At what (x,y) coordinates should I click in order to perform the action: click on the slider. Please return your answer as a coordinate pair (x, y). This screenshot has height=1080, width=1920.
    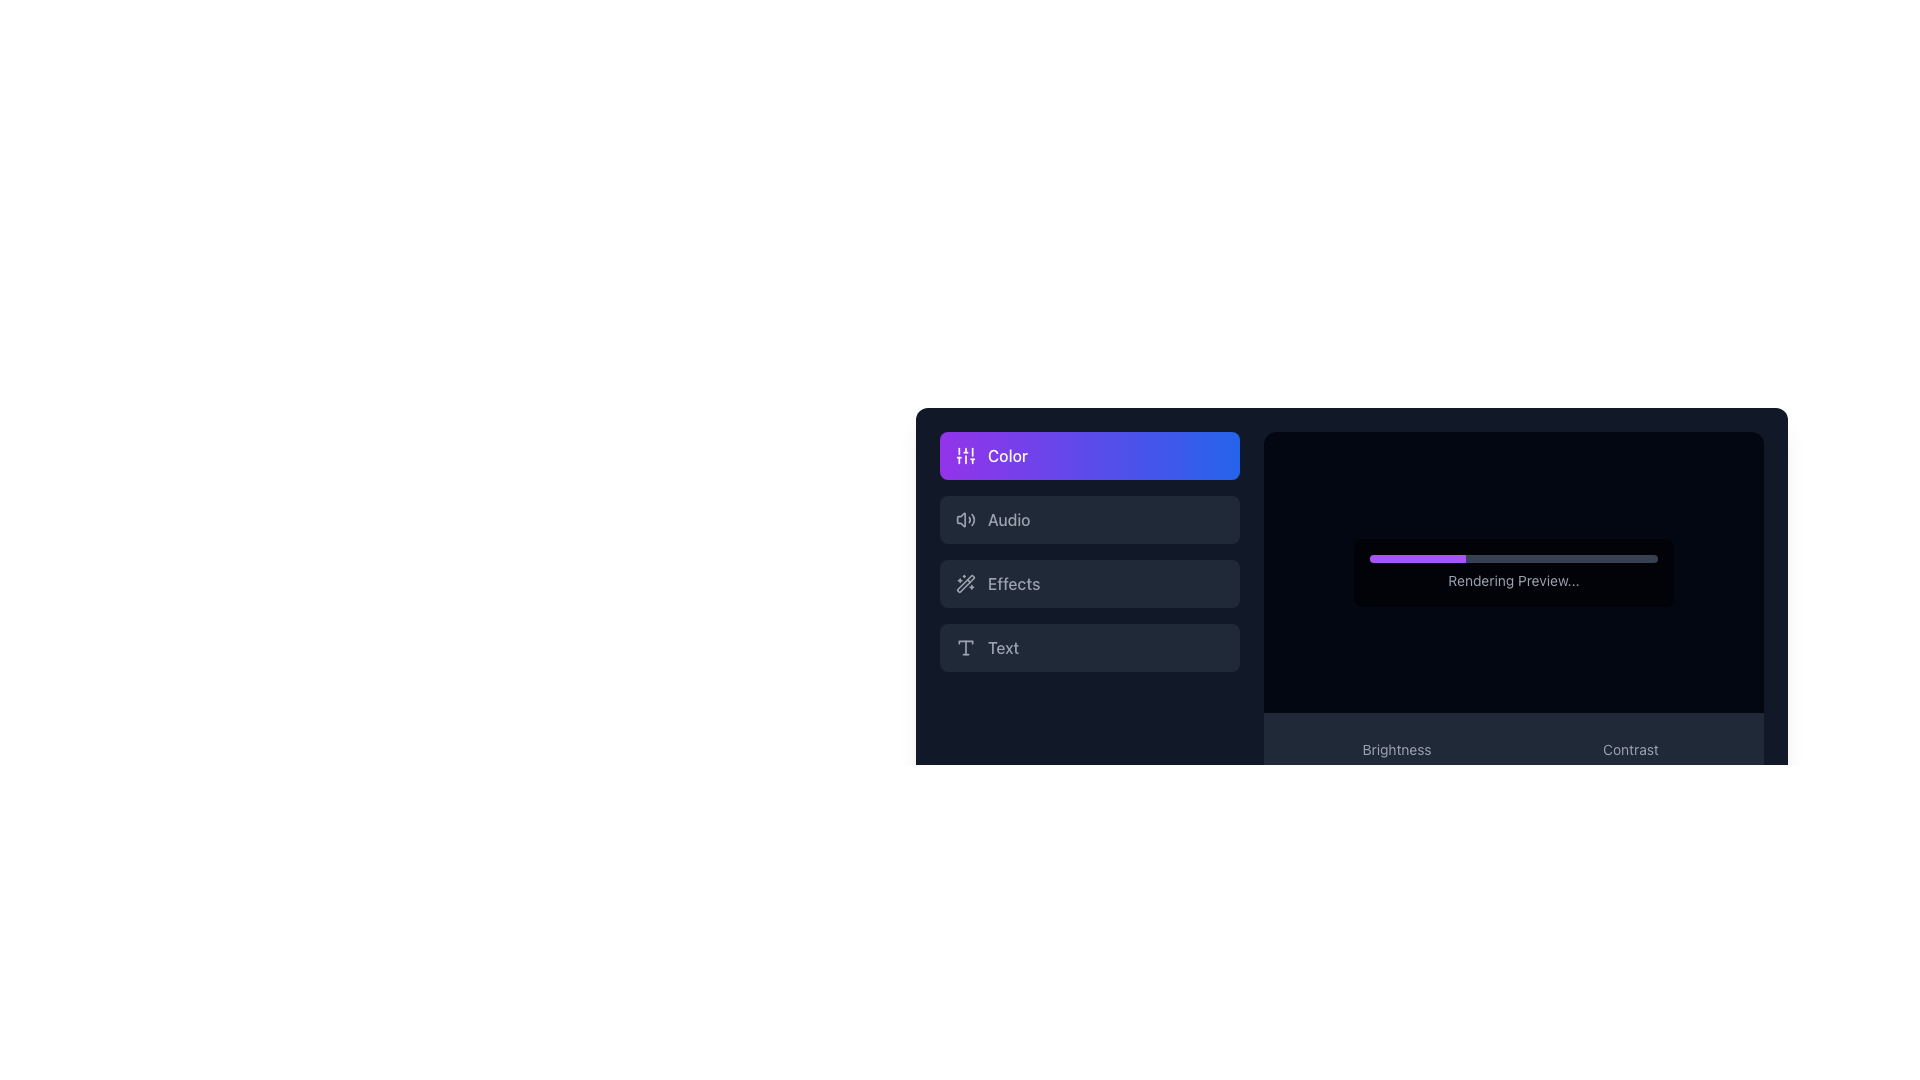
    Looking at the image, I should click on (1419, 776).